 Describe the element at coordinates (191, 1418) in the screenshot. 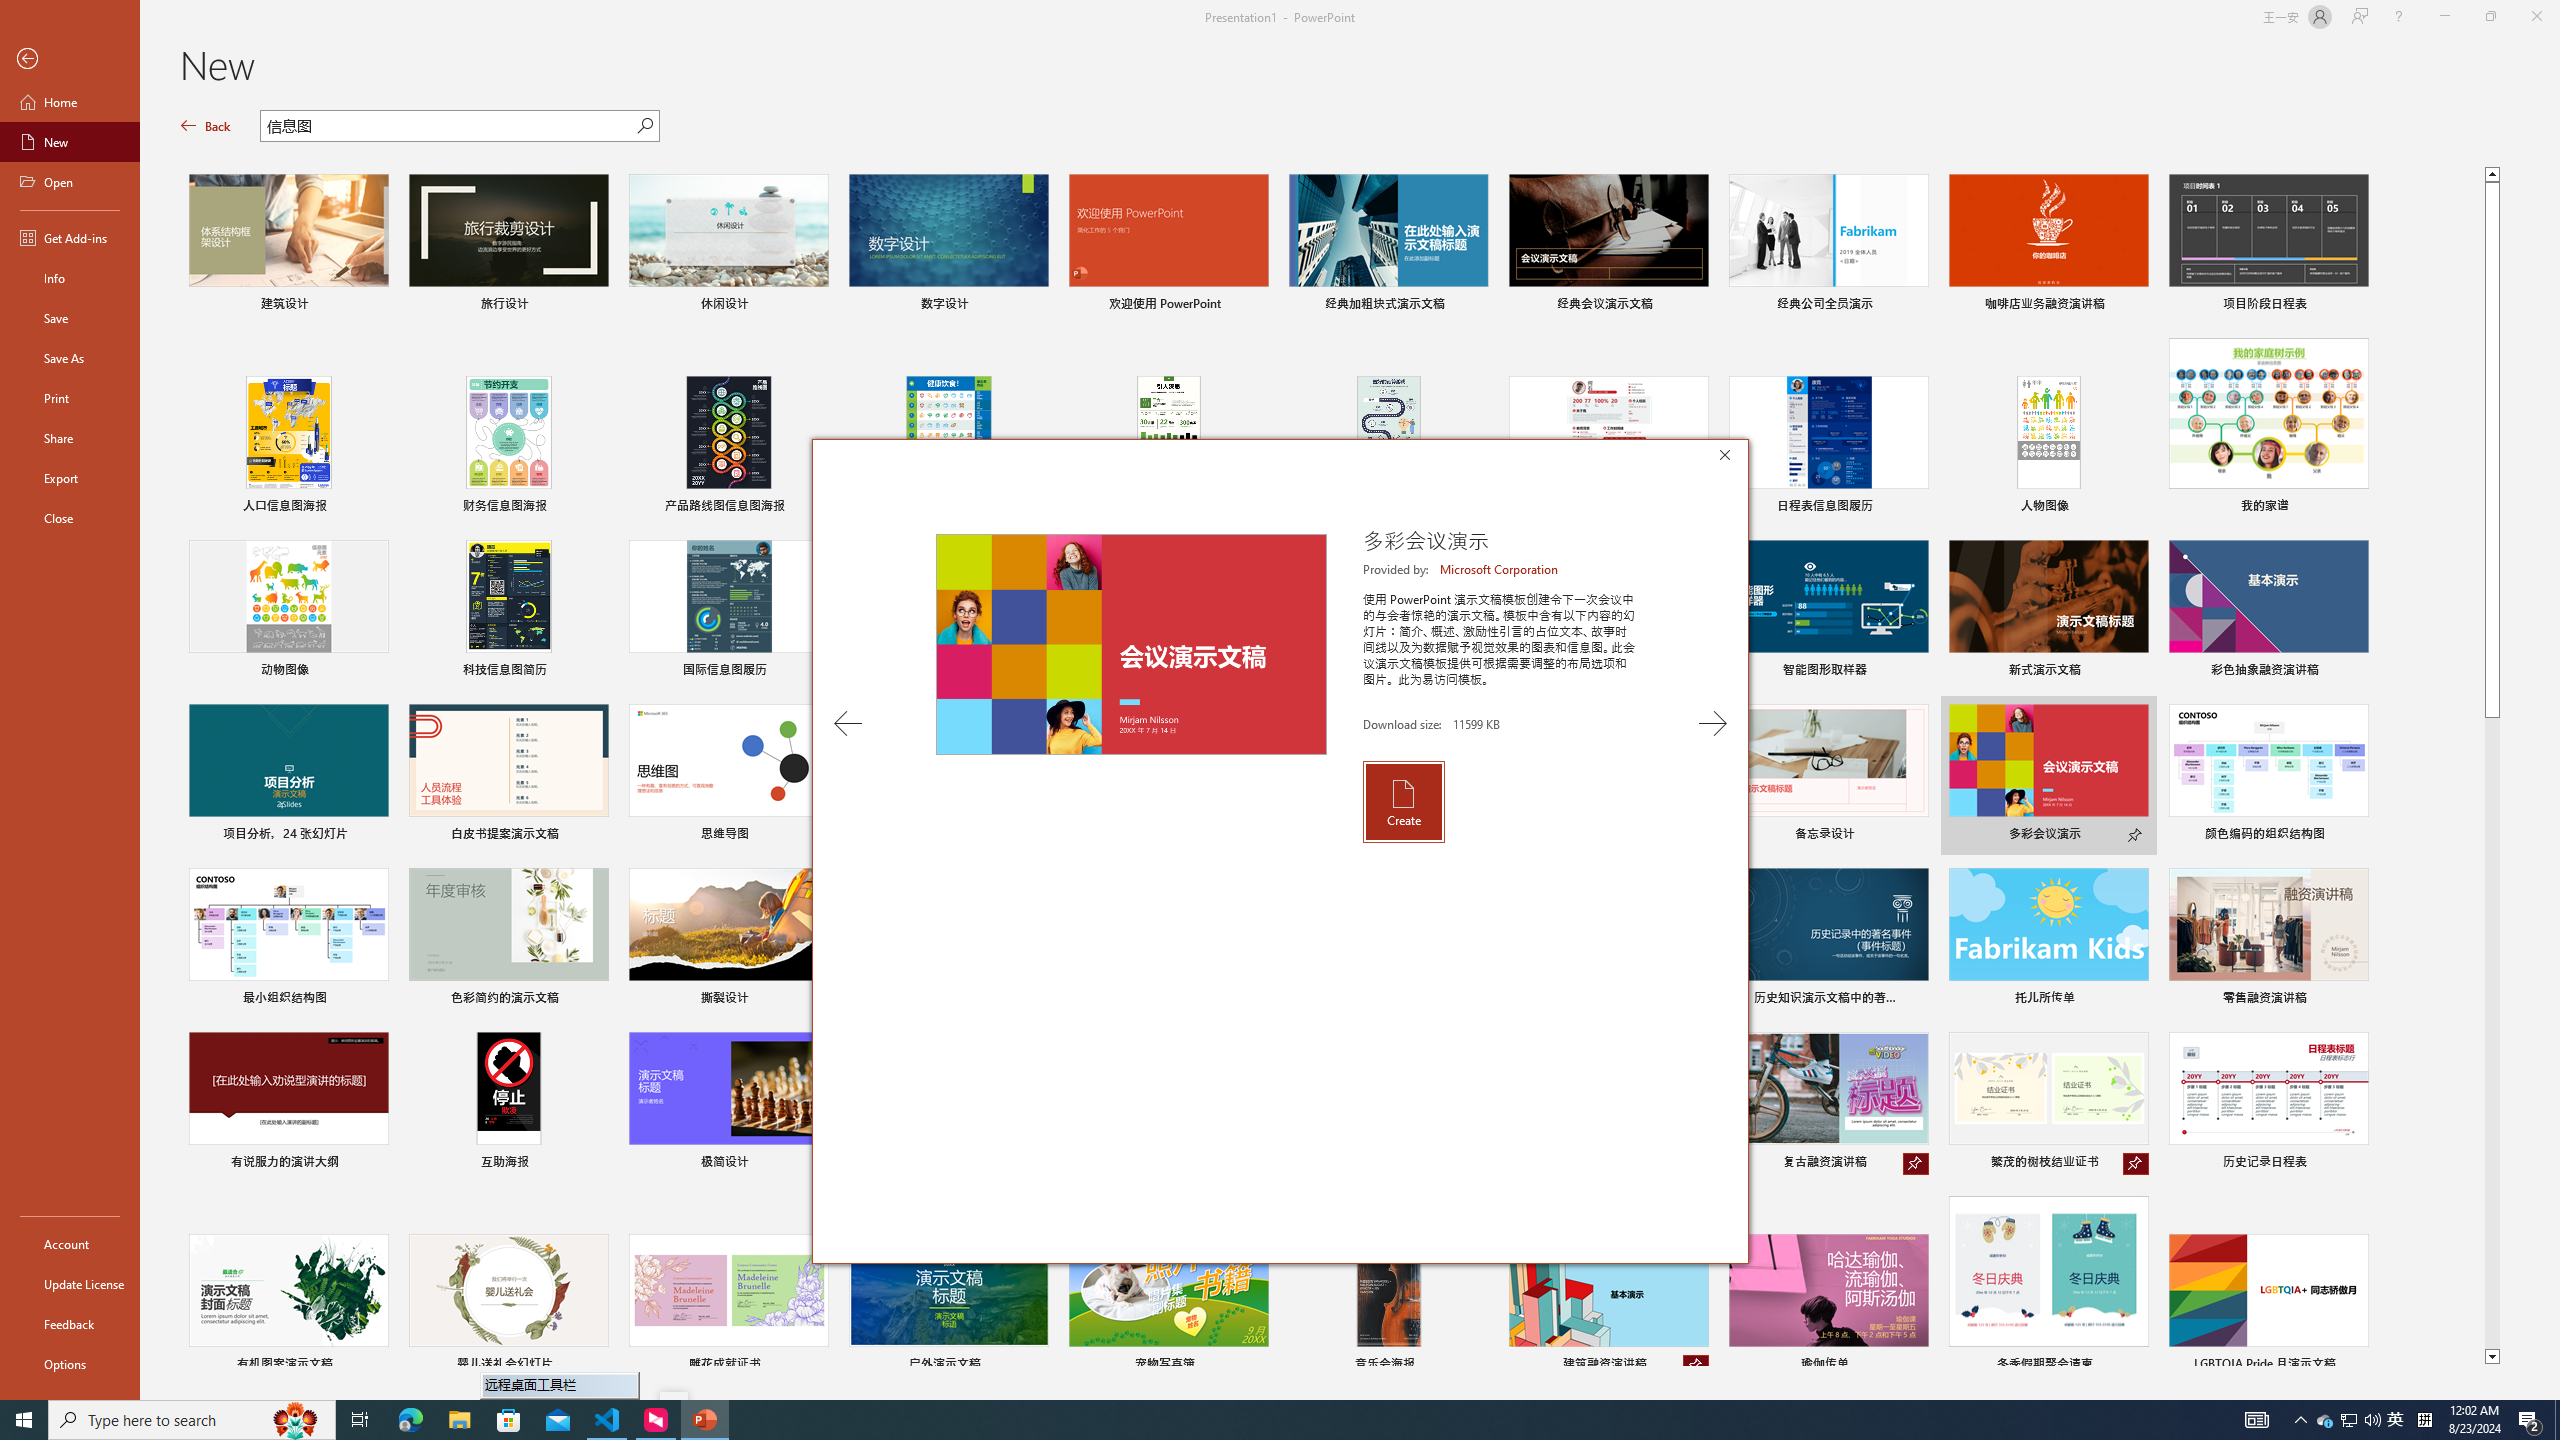

I see `'Type here to search'` at that location.